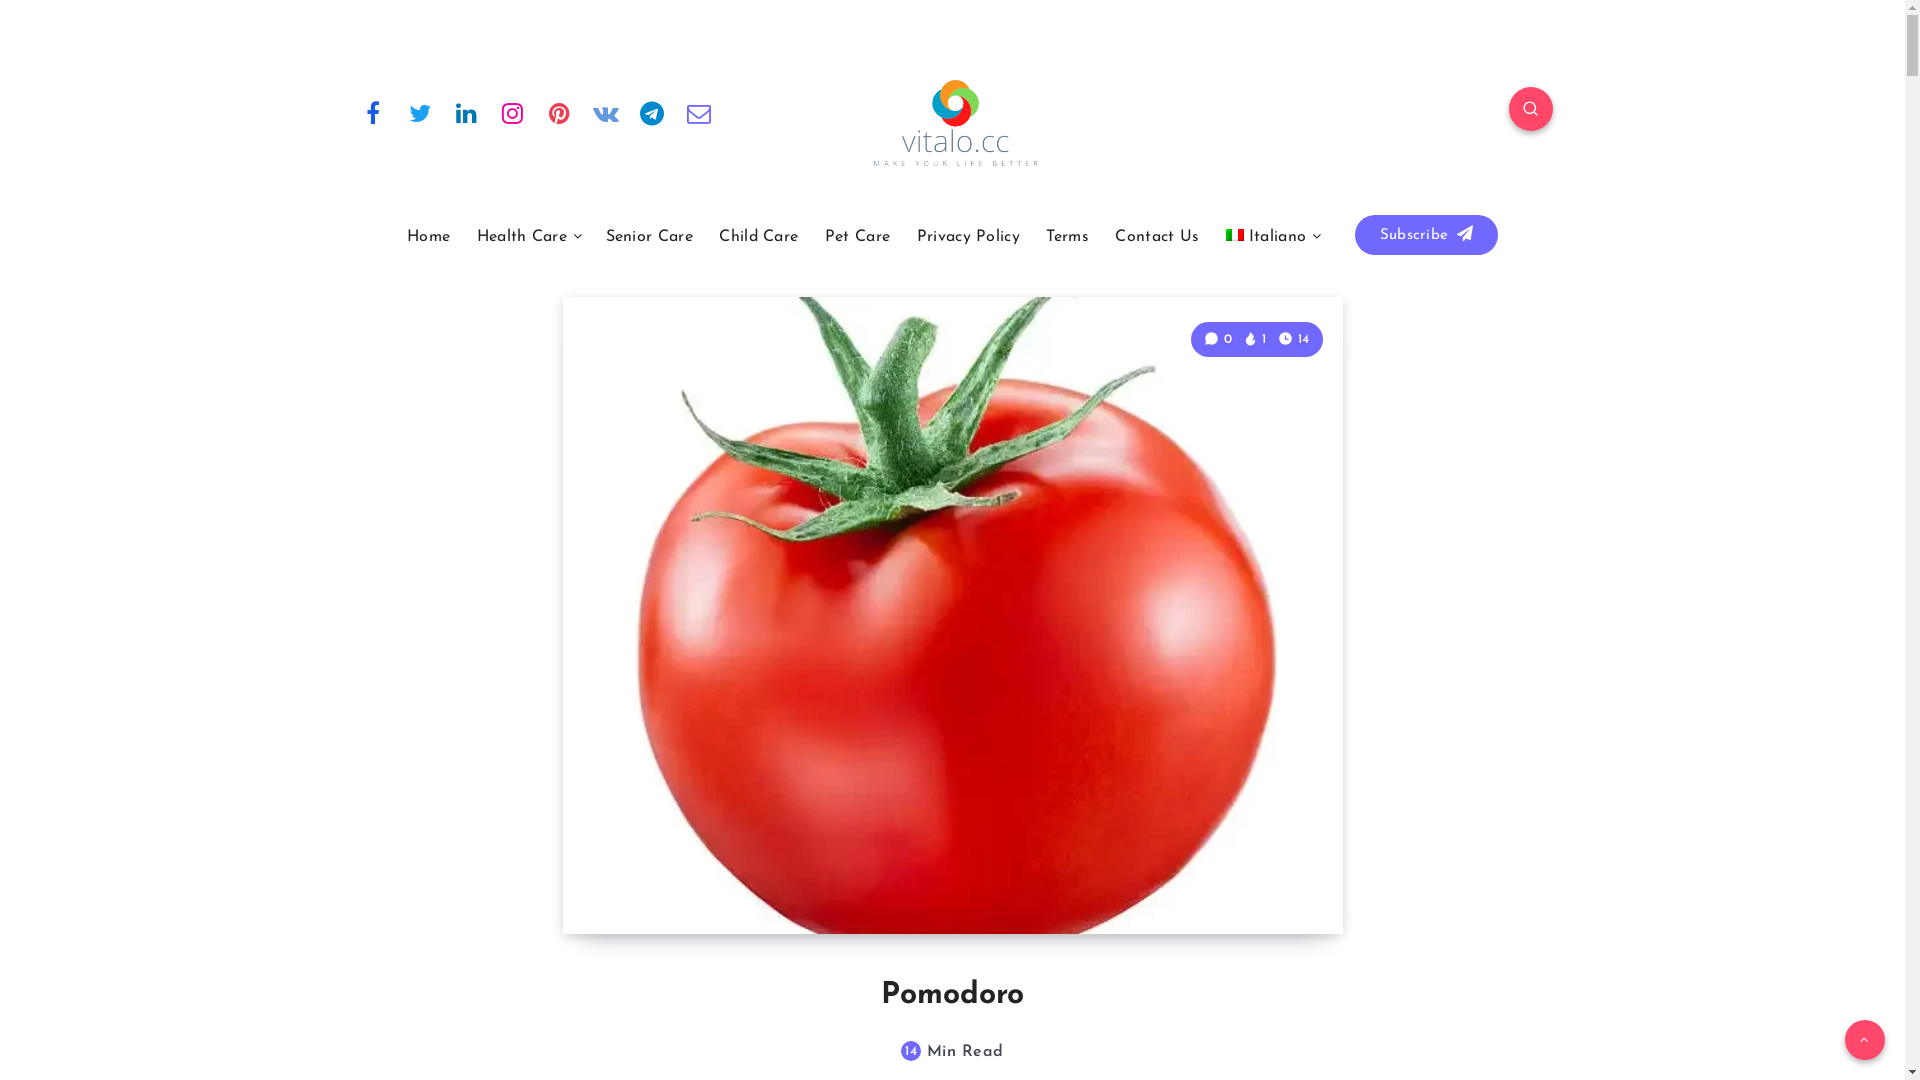  What do you see at coordinates (1354, 234) in the screenshot?
I see `'Subscribe'` at bounding box center [1354, 234].